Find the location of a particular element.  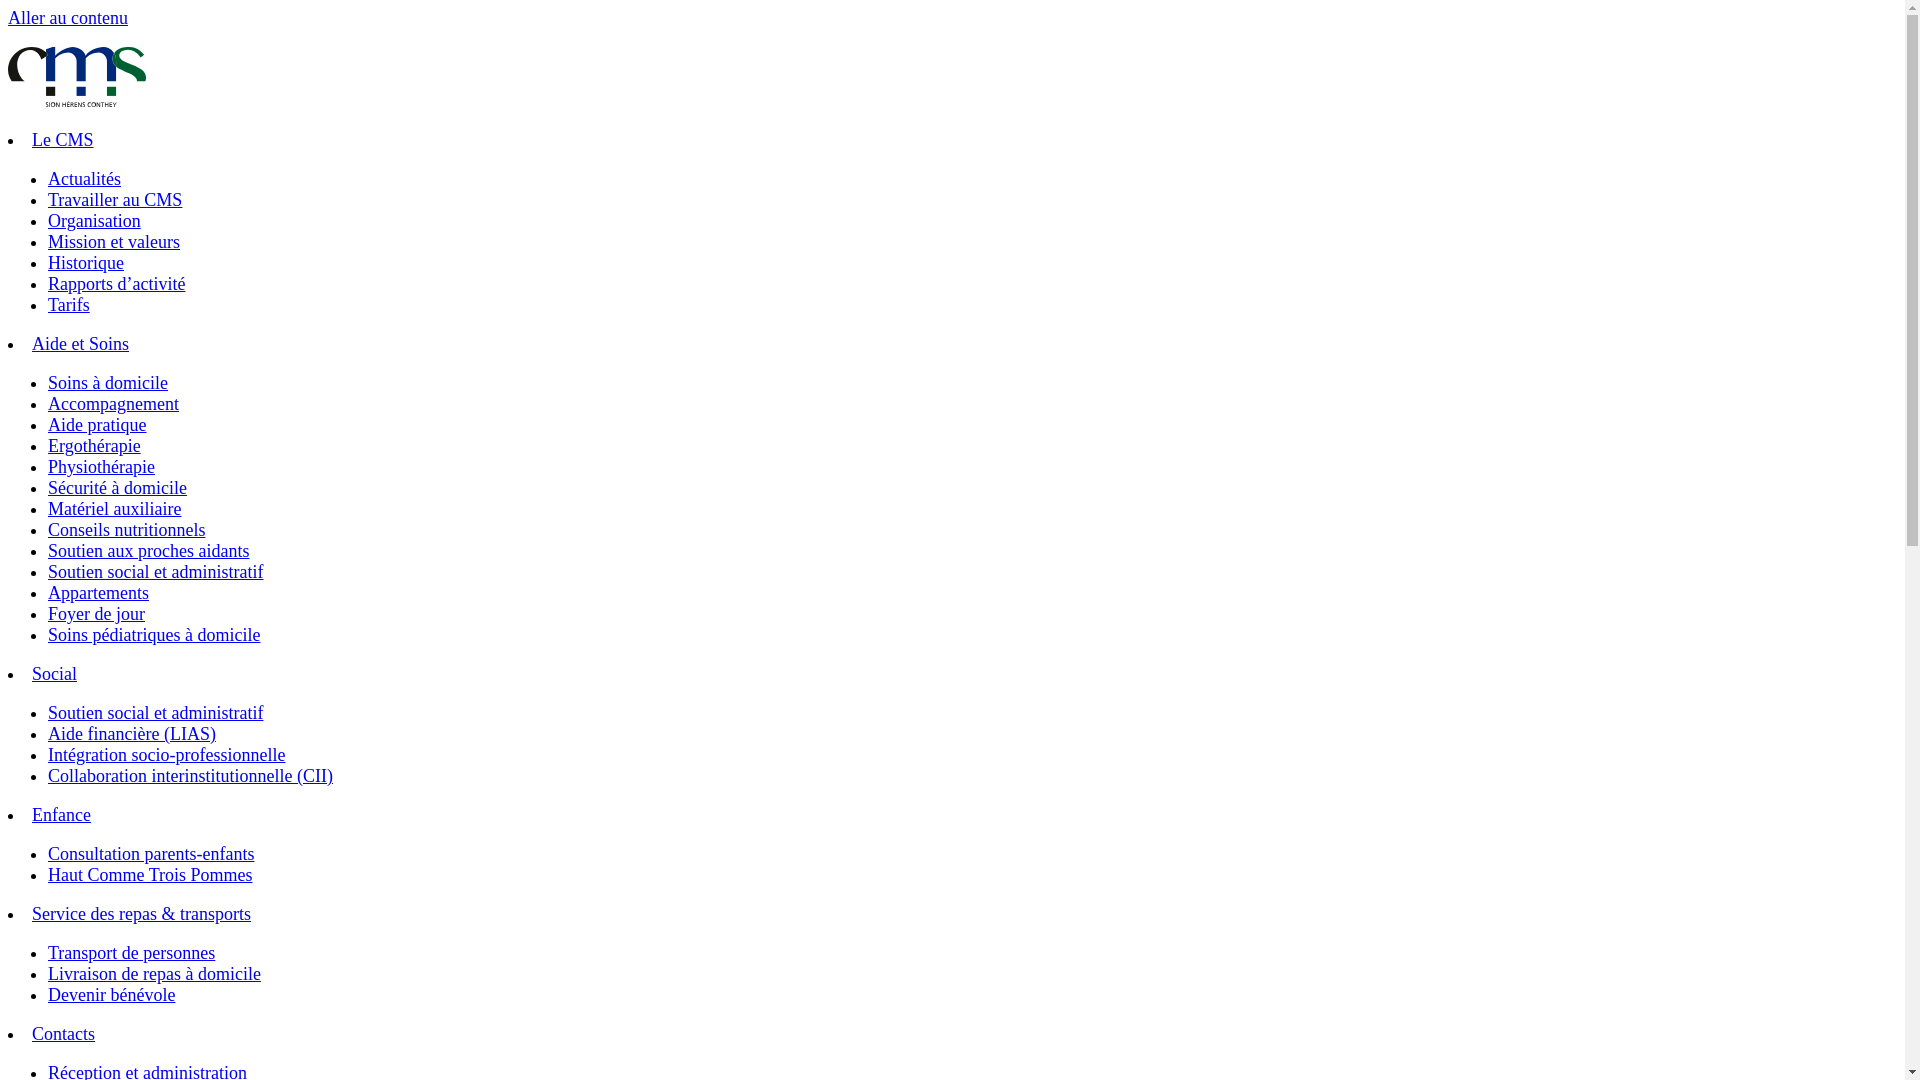

'Travailler au CMS' is located at coordinates (114, 200).